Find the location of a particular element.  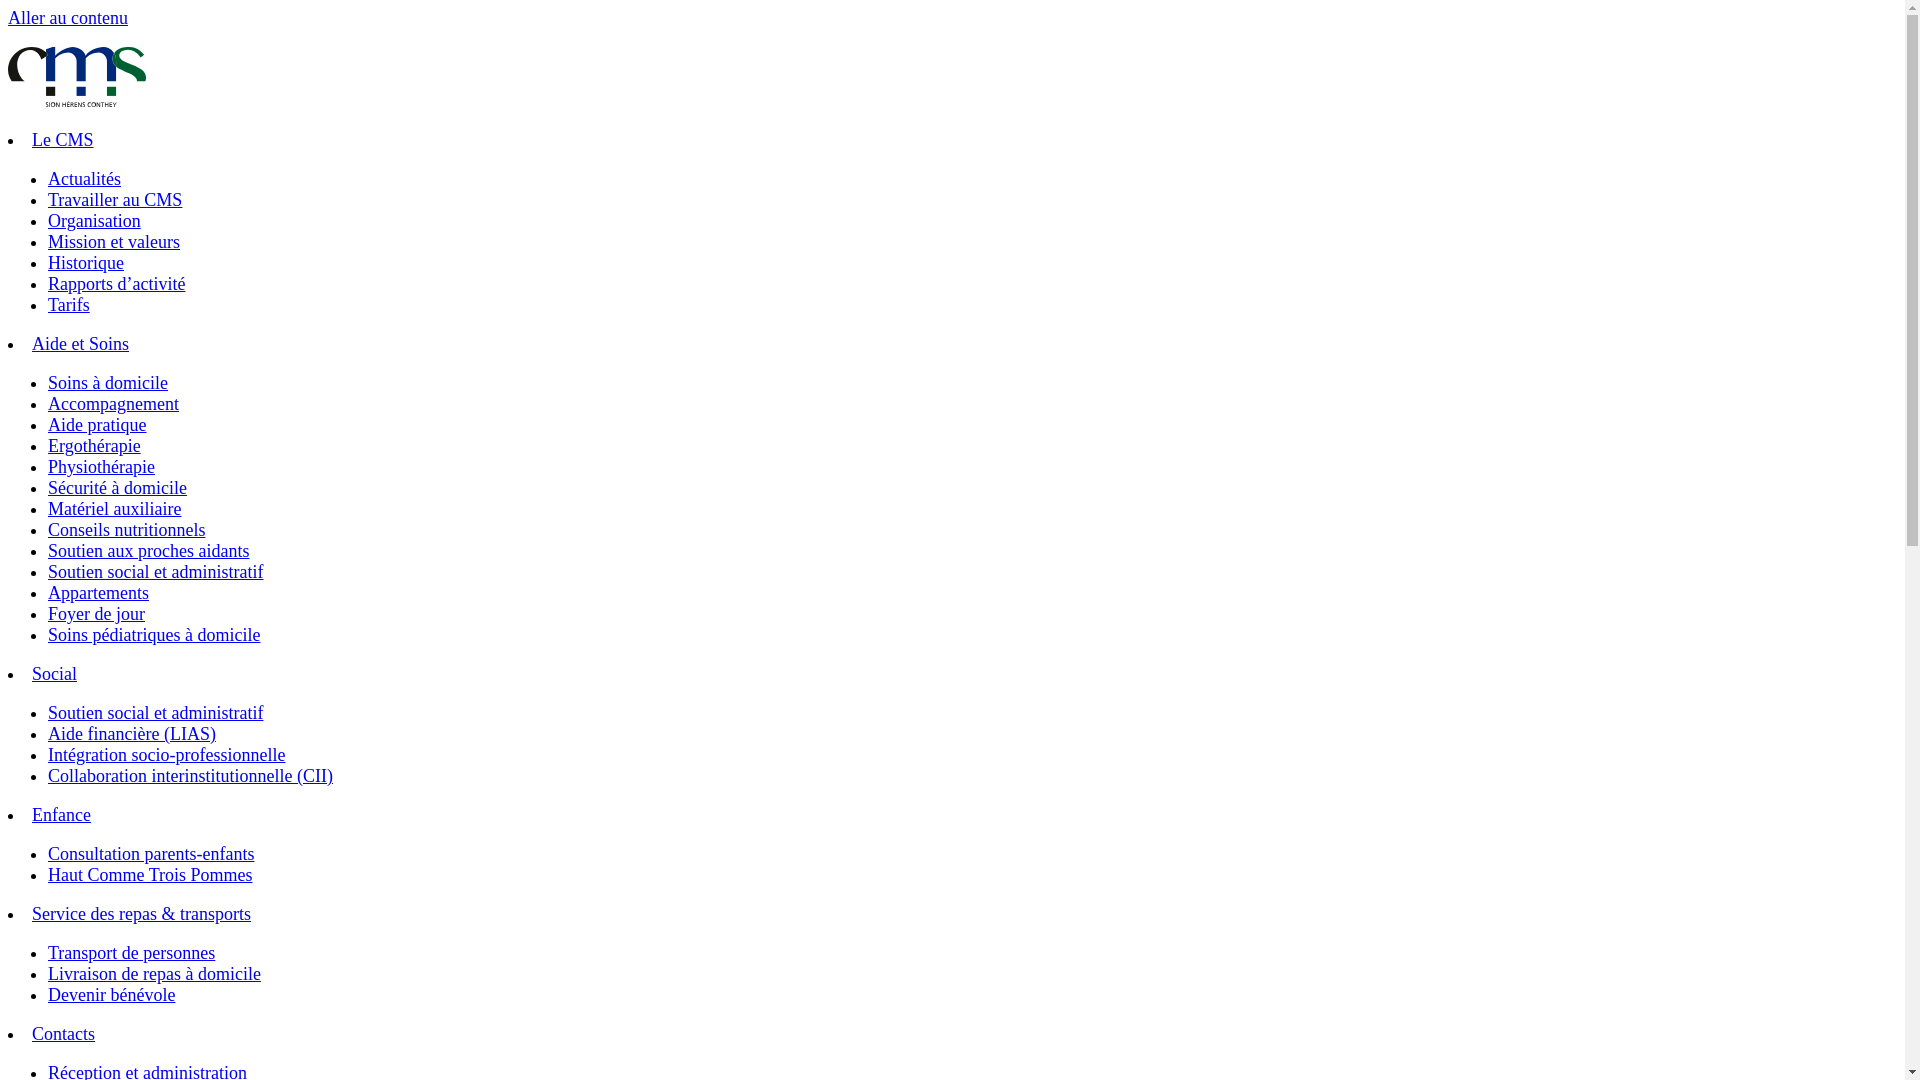

'Travailler au CMS' is located at coordinates (114, 200).